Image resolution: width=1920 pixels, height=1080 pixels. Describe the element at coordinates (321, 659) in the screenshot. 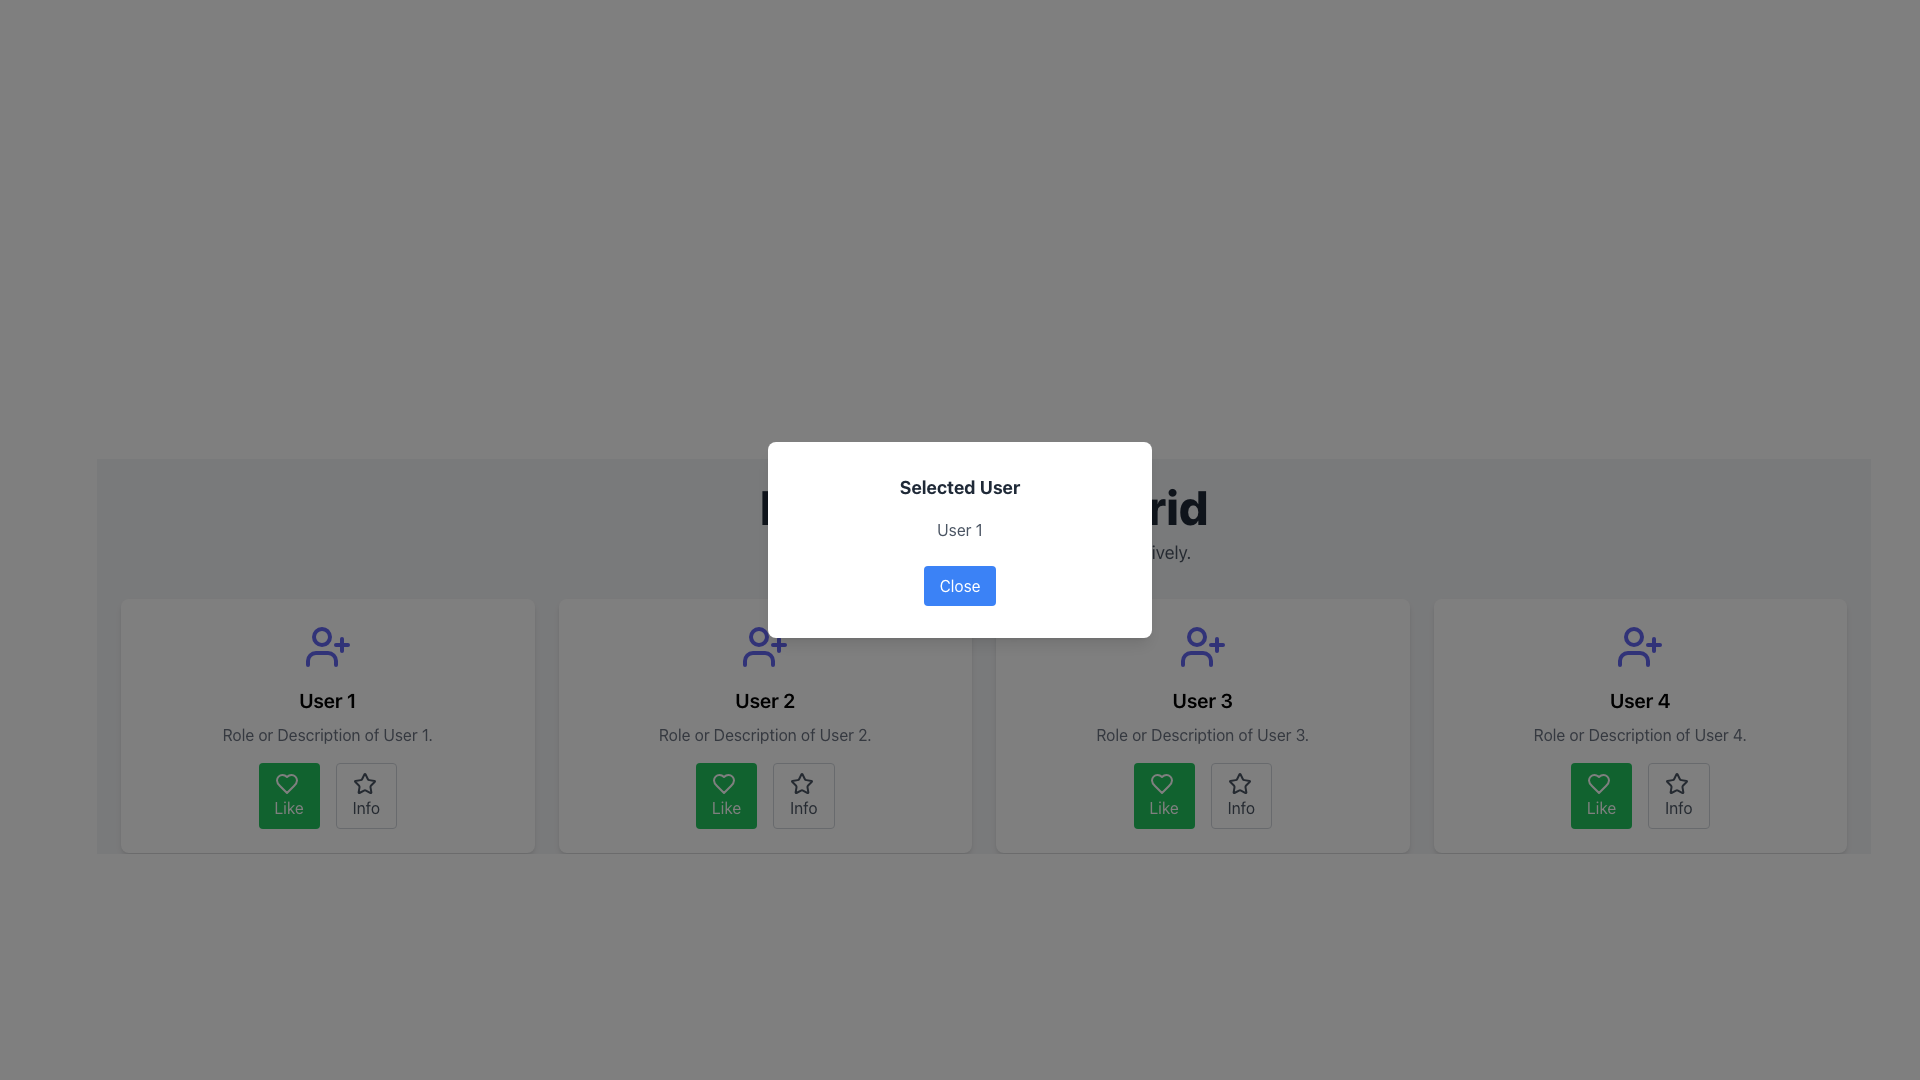

I see `the user profile icon that symbolizes a person, which is positioned above the label 'User 1' in the user grid` at that location.